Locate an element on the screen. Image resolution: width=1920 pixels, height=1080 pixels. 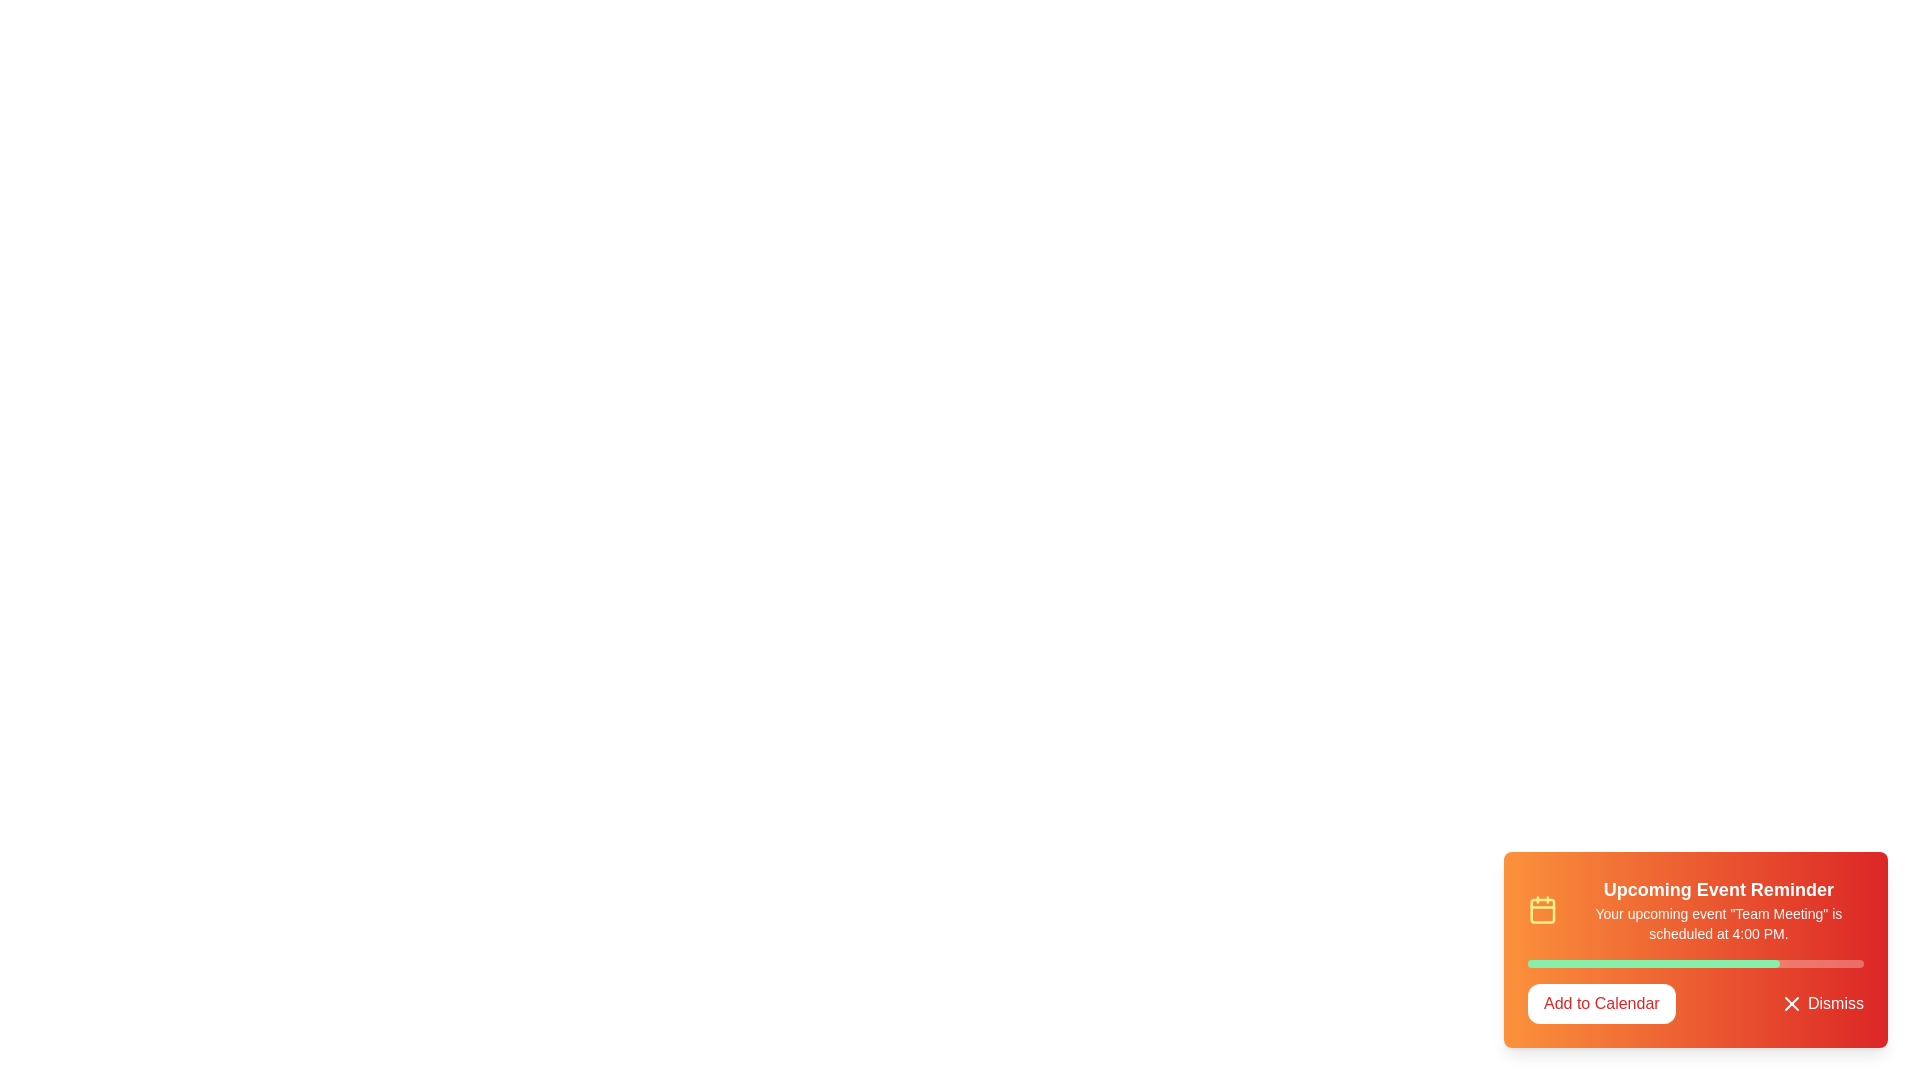
the 'Add to Calendar' button to add the event to the calendar is located at coordinates (1601, 1003).